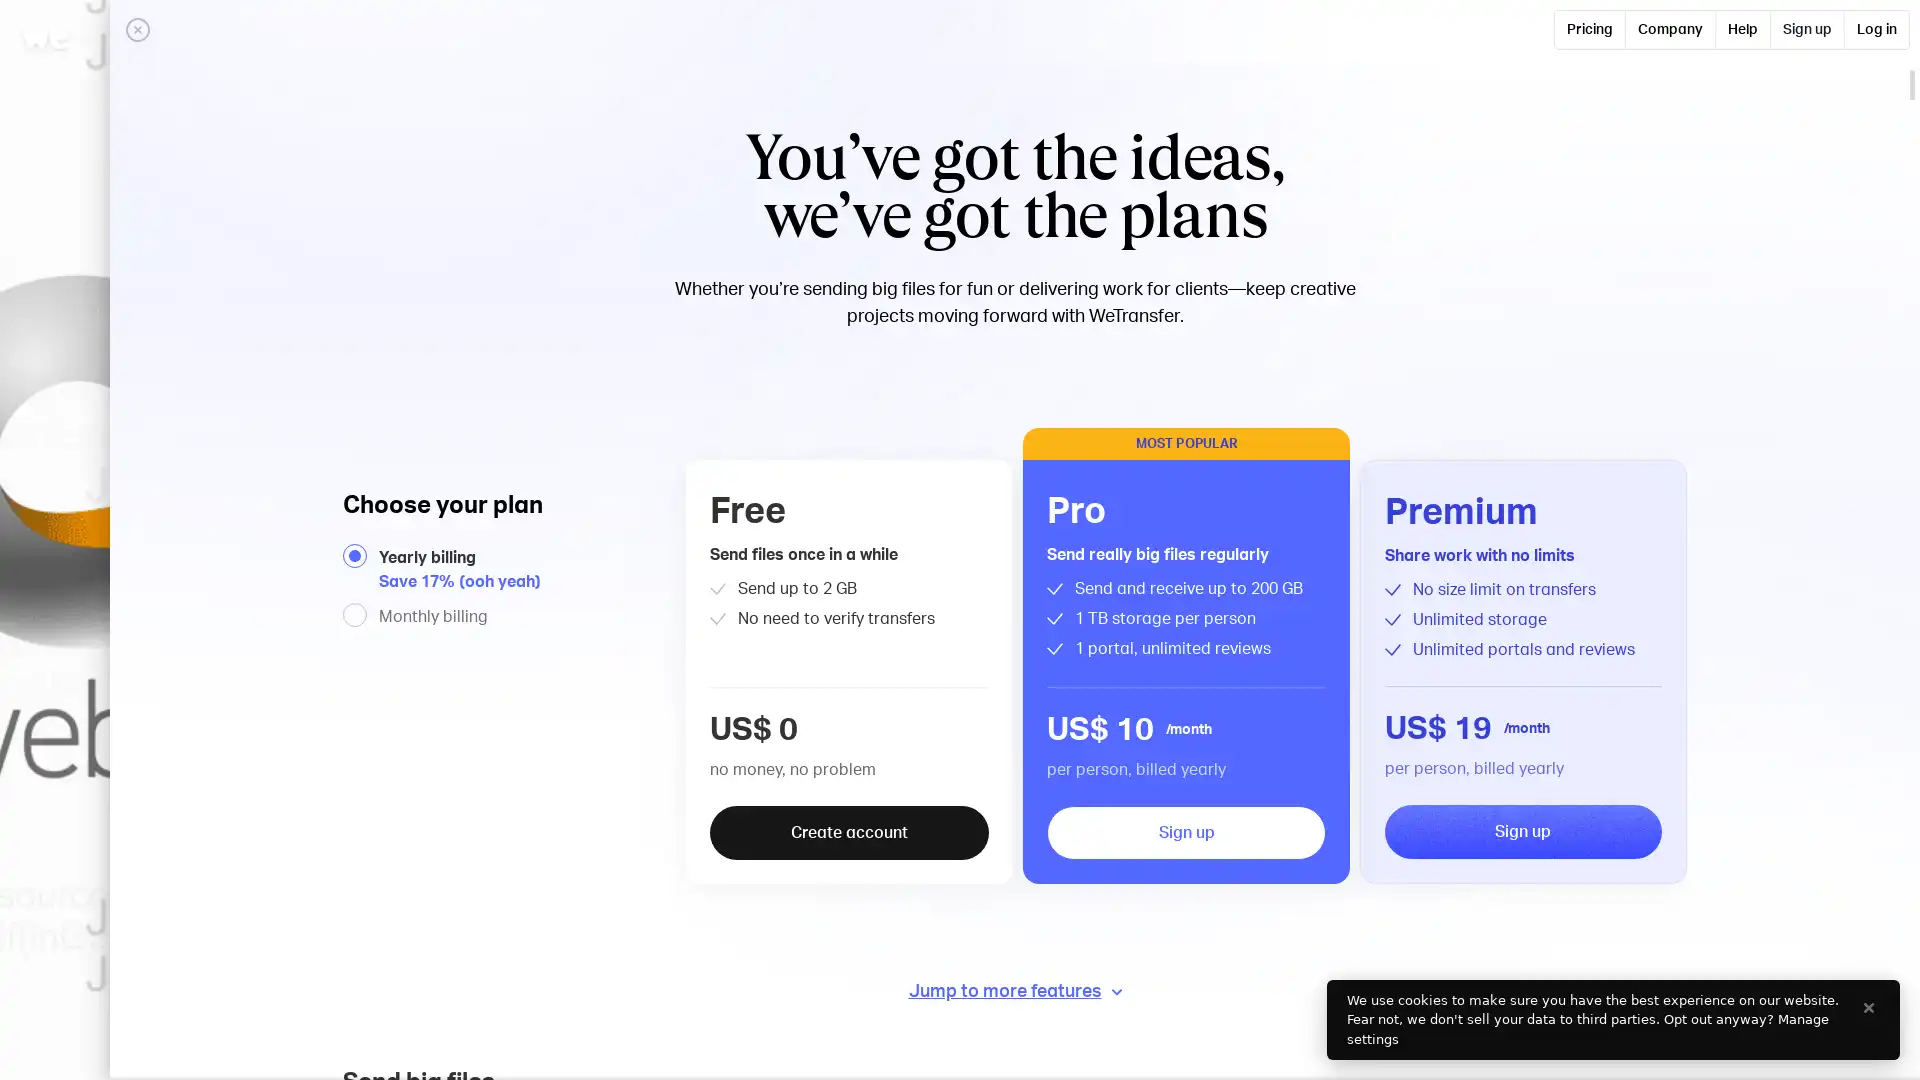 This screenshot has height=1080, width=1920. I want to click on Jump to more features, so click(1014, 991).